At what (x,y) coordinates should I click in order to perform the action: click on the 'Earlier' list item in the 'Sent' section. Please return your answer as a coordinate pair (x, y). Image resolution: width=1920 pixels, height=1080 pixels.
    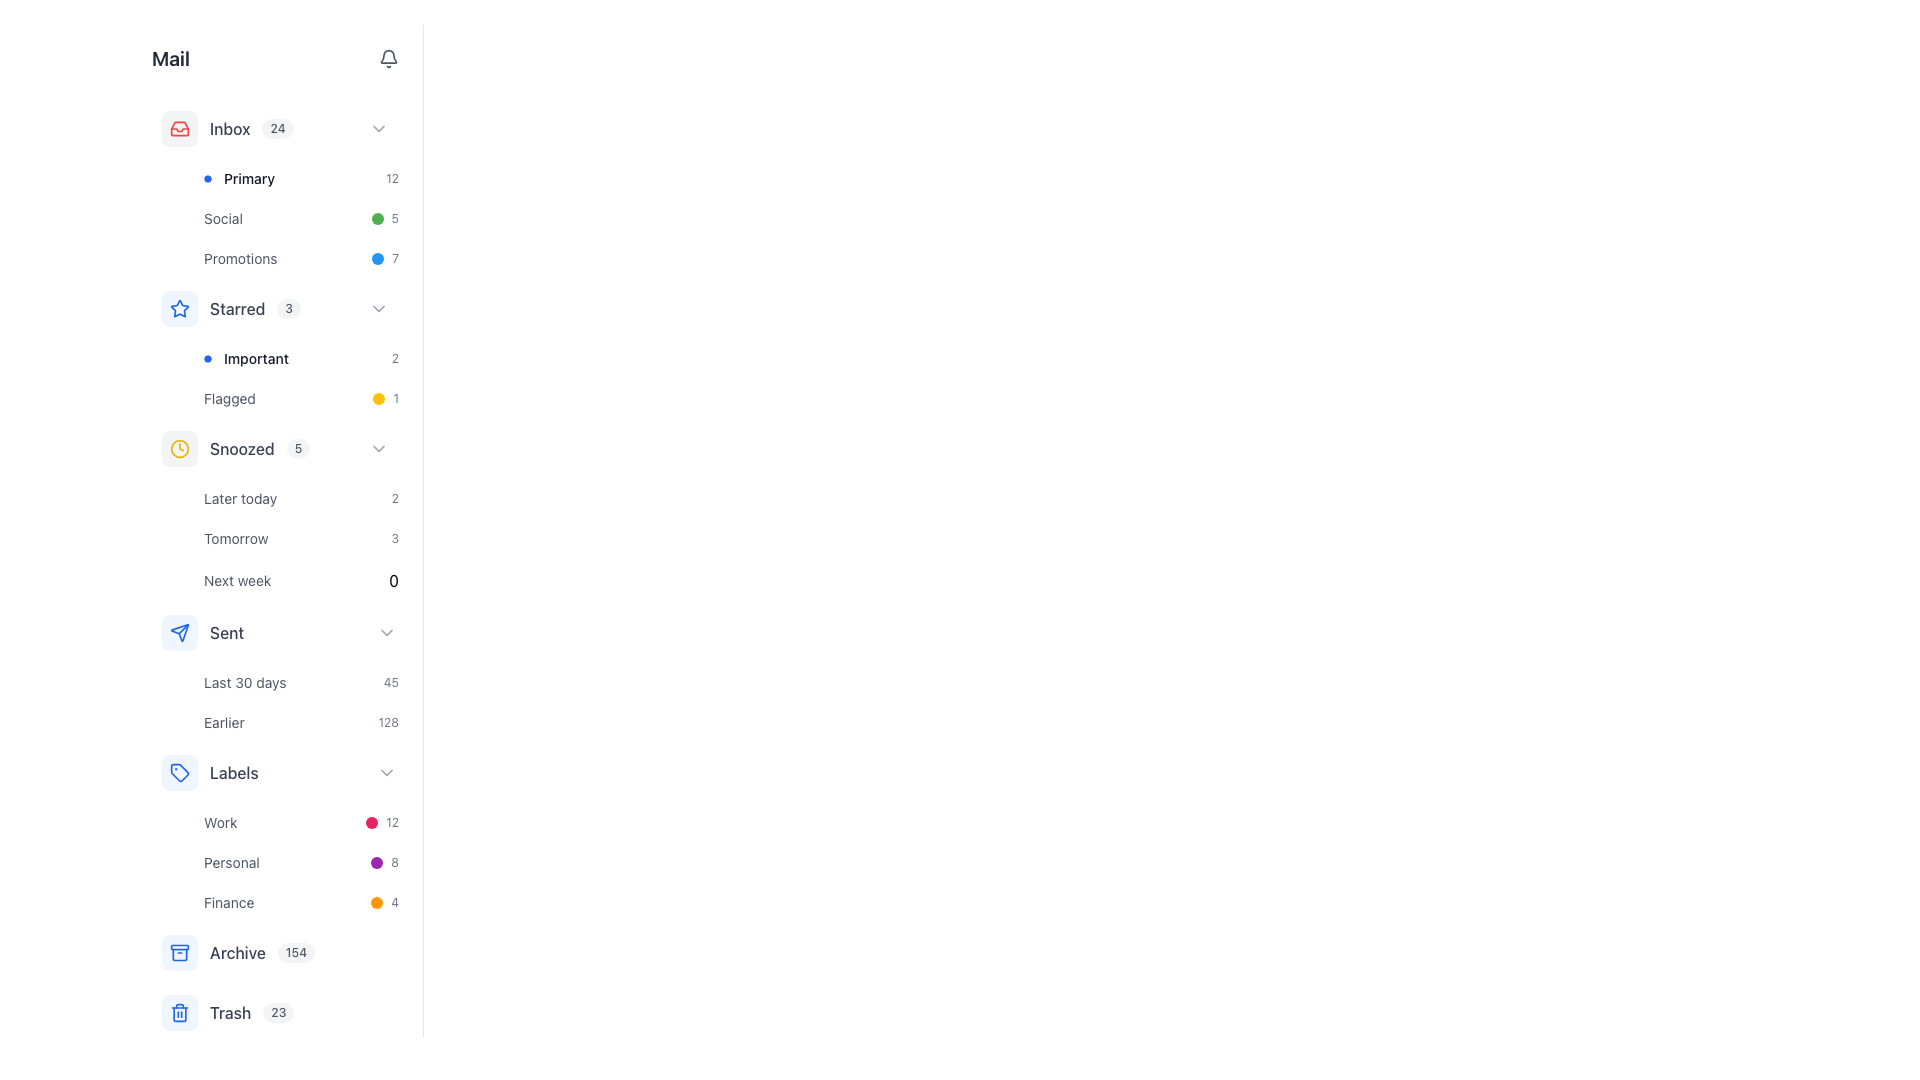
    Looking at the image, I should click on (300, 722).